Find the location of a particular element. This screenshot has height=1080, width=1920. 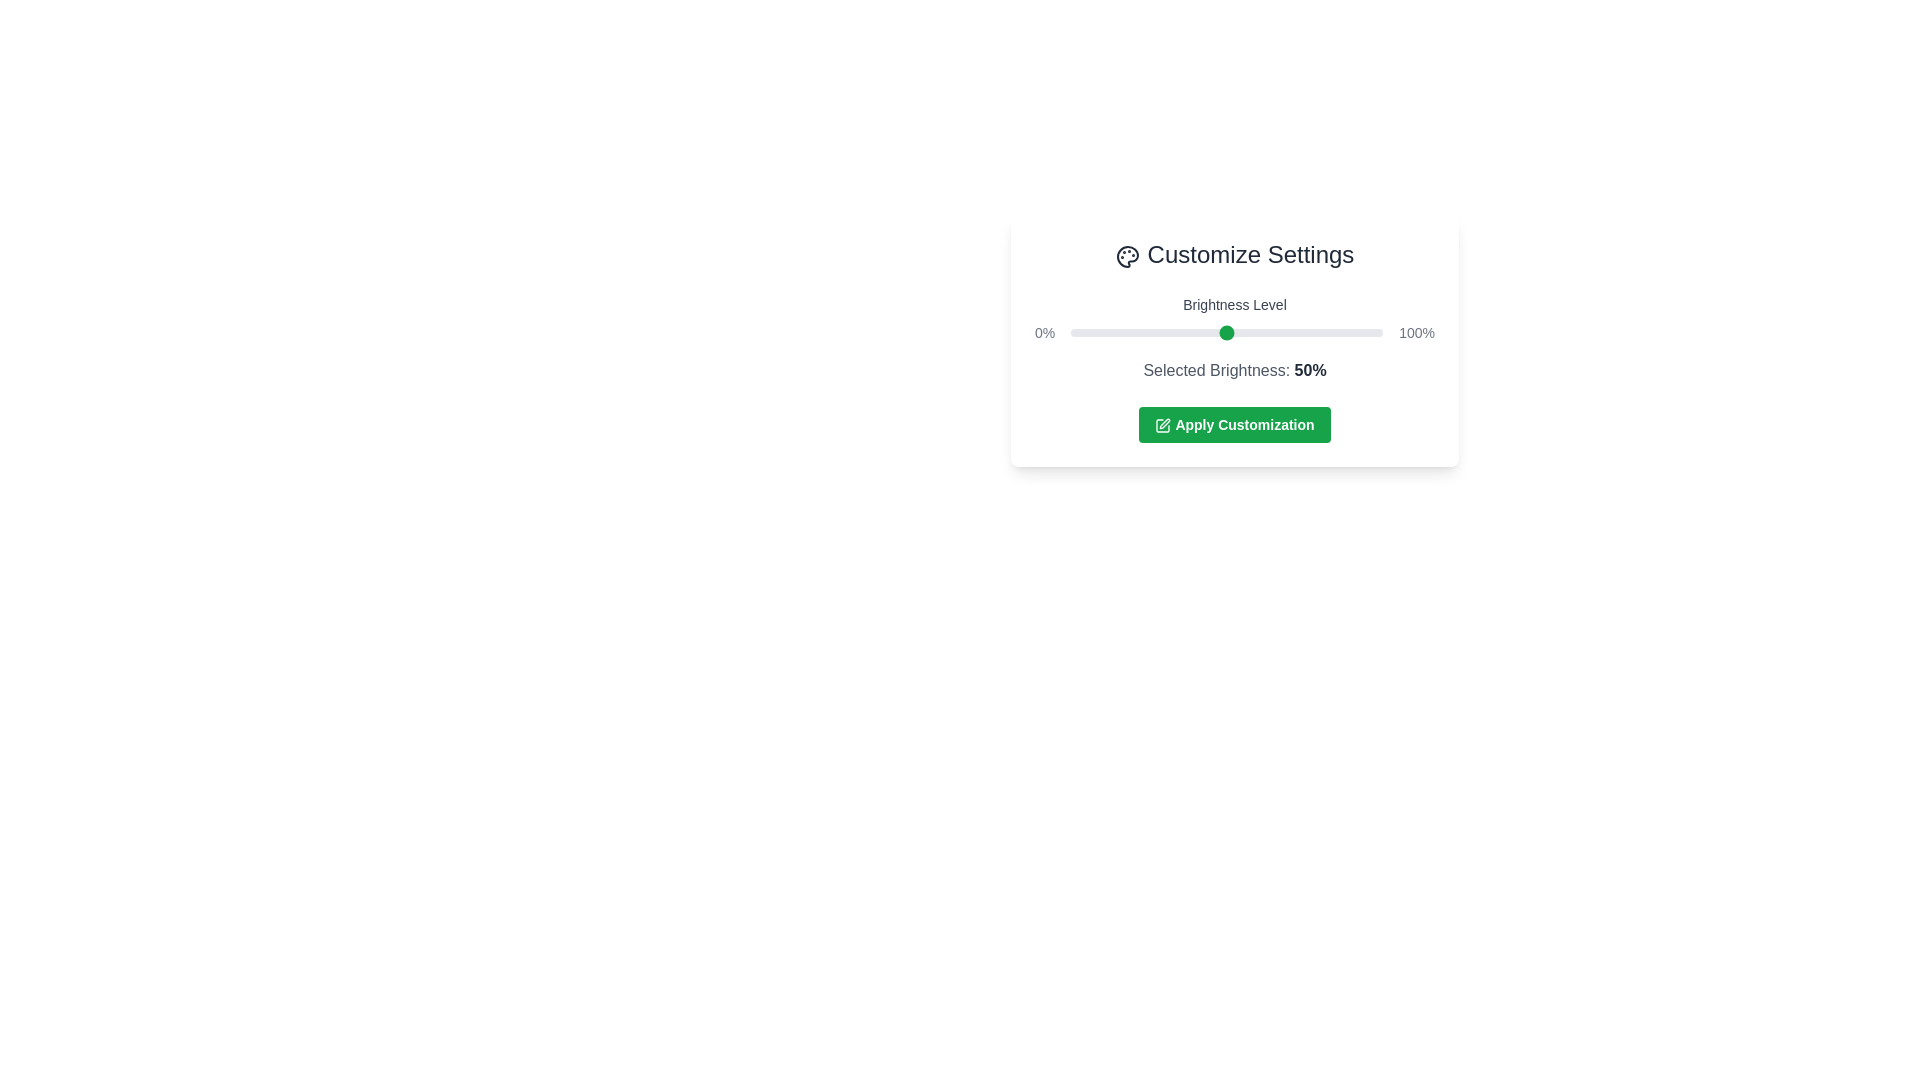

the brightness is located at coordinates (1348, 331).